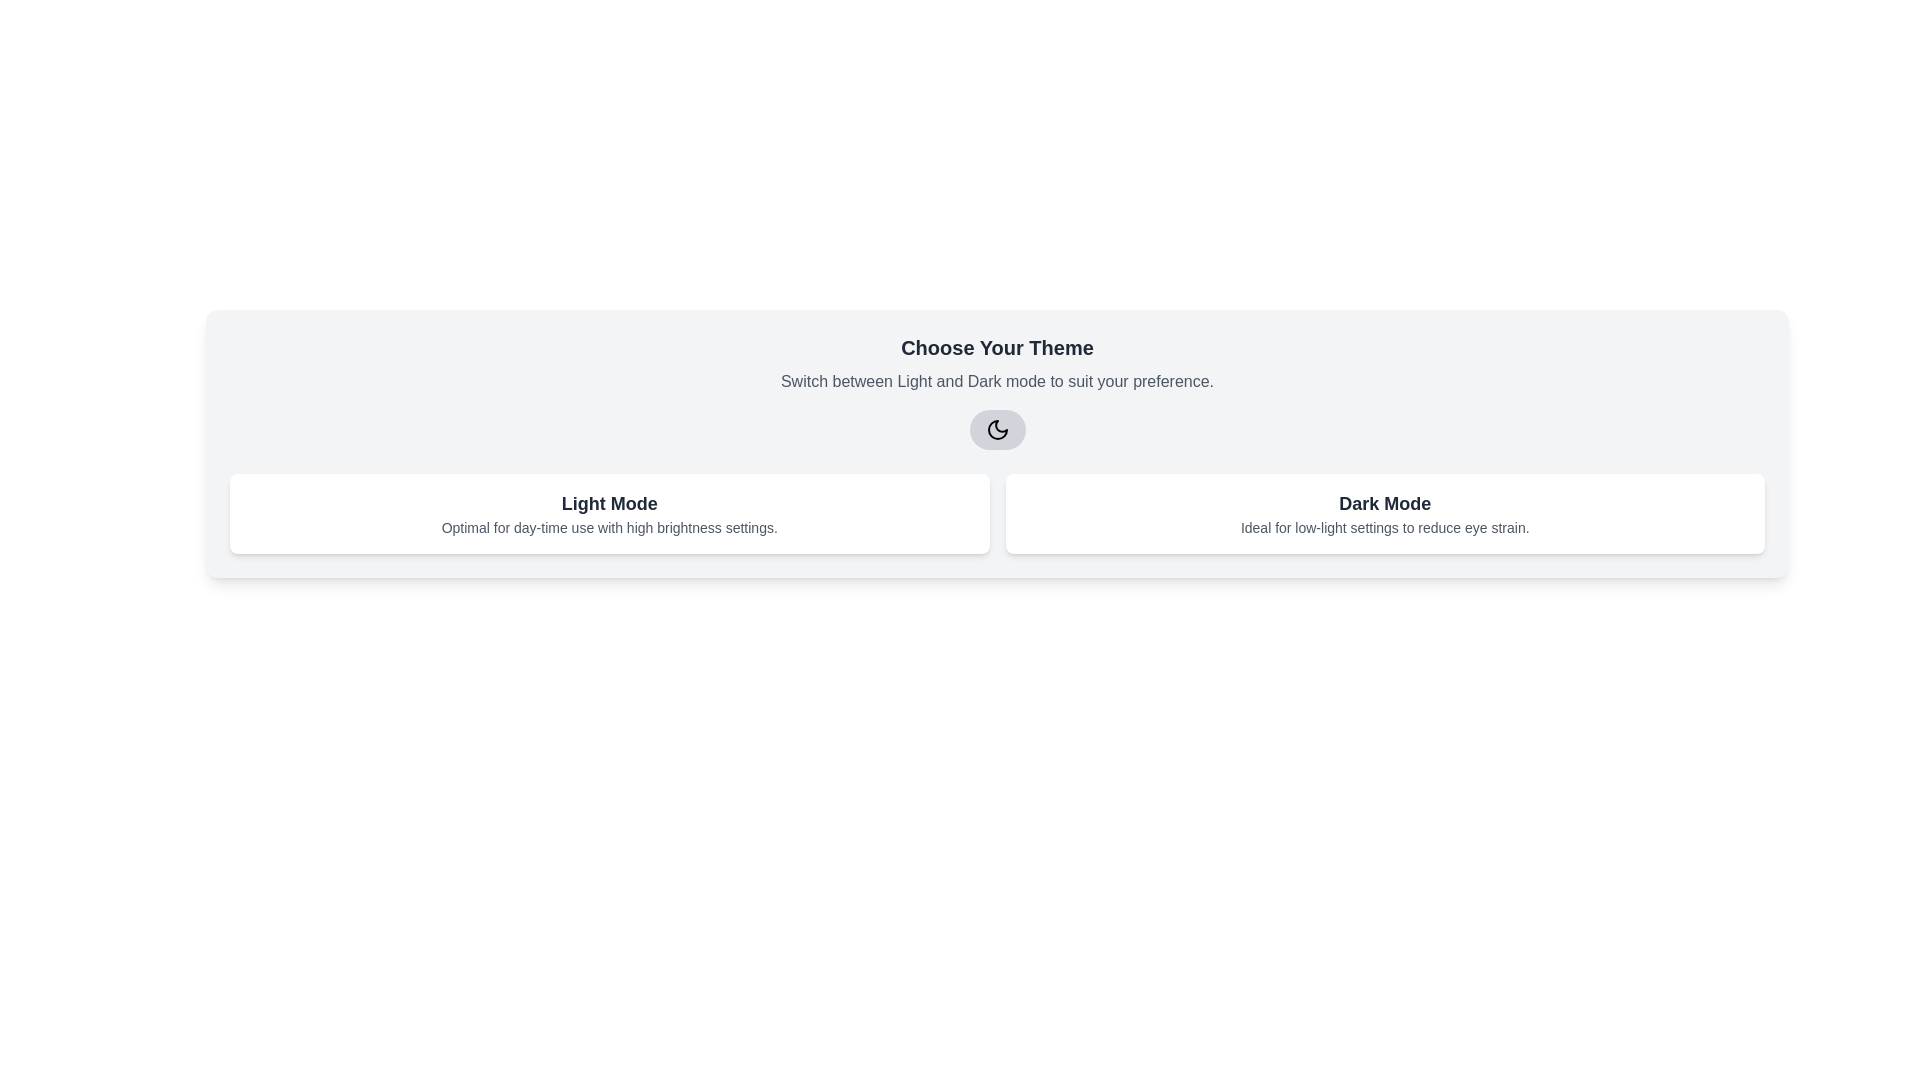 The image size is (1920, 1080). What do you see at coordinates (997, 428) in the screenshot?
I see `the round button with a moon icon in dark gray, located at the center of a light gray horizontal bar` at bounding box center [997, 428].